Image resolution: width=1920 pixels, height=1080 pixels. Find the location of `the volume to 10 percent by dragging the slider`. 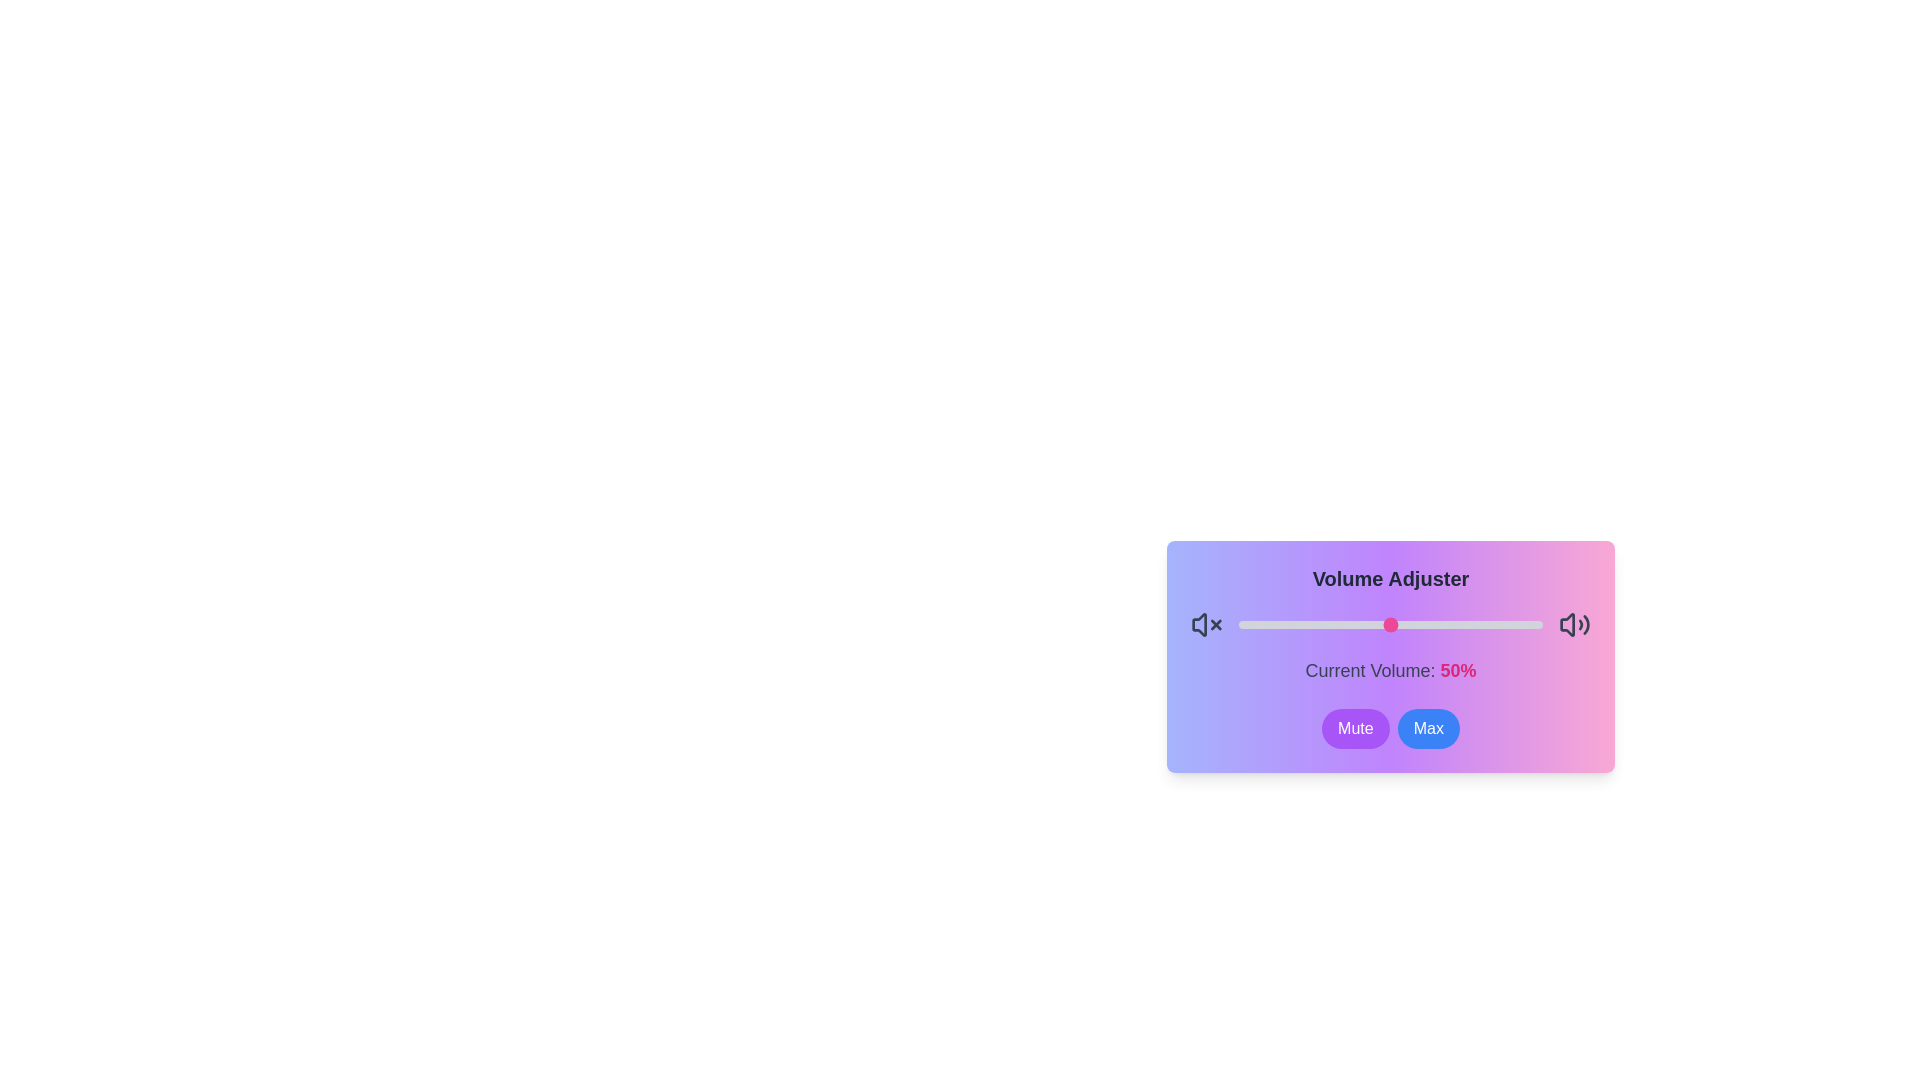

the volume to 10 percent by dragging the slider is located at coordinates (1268, 623).